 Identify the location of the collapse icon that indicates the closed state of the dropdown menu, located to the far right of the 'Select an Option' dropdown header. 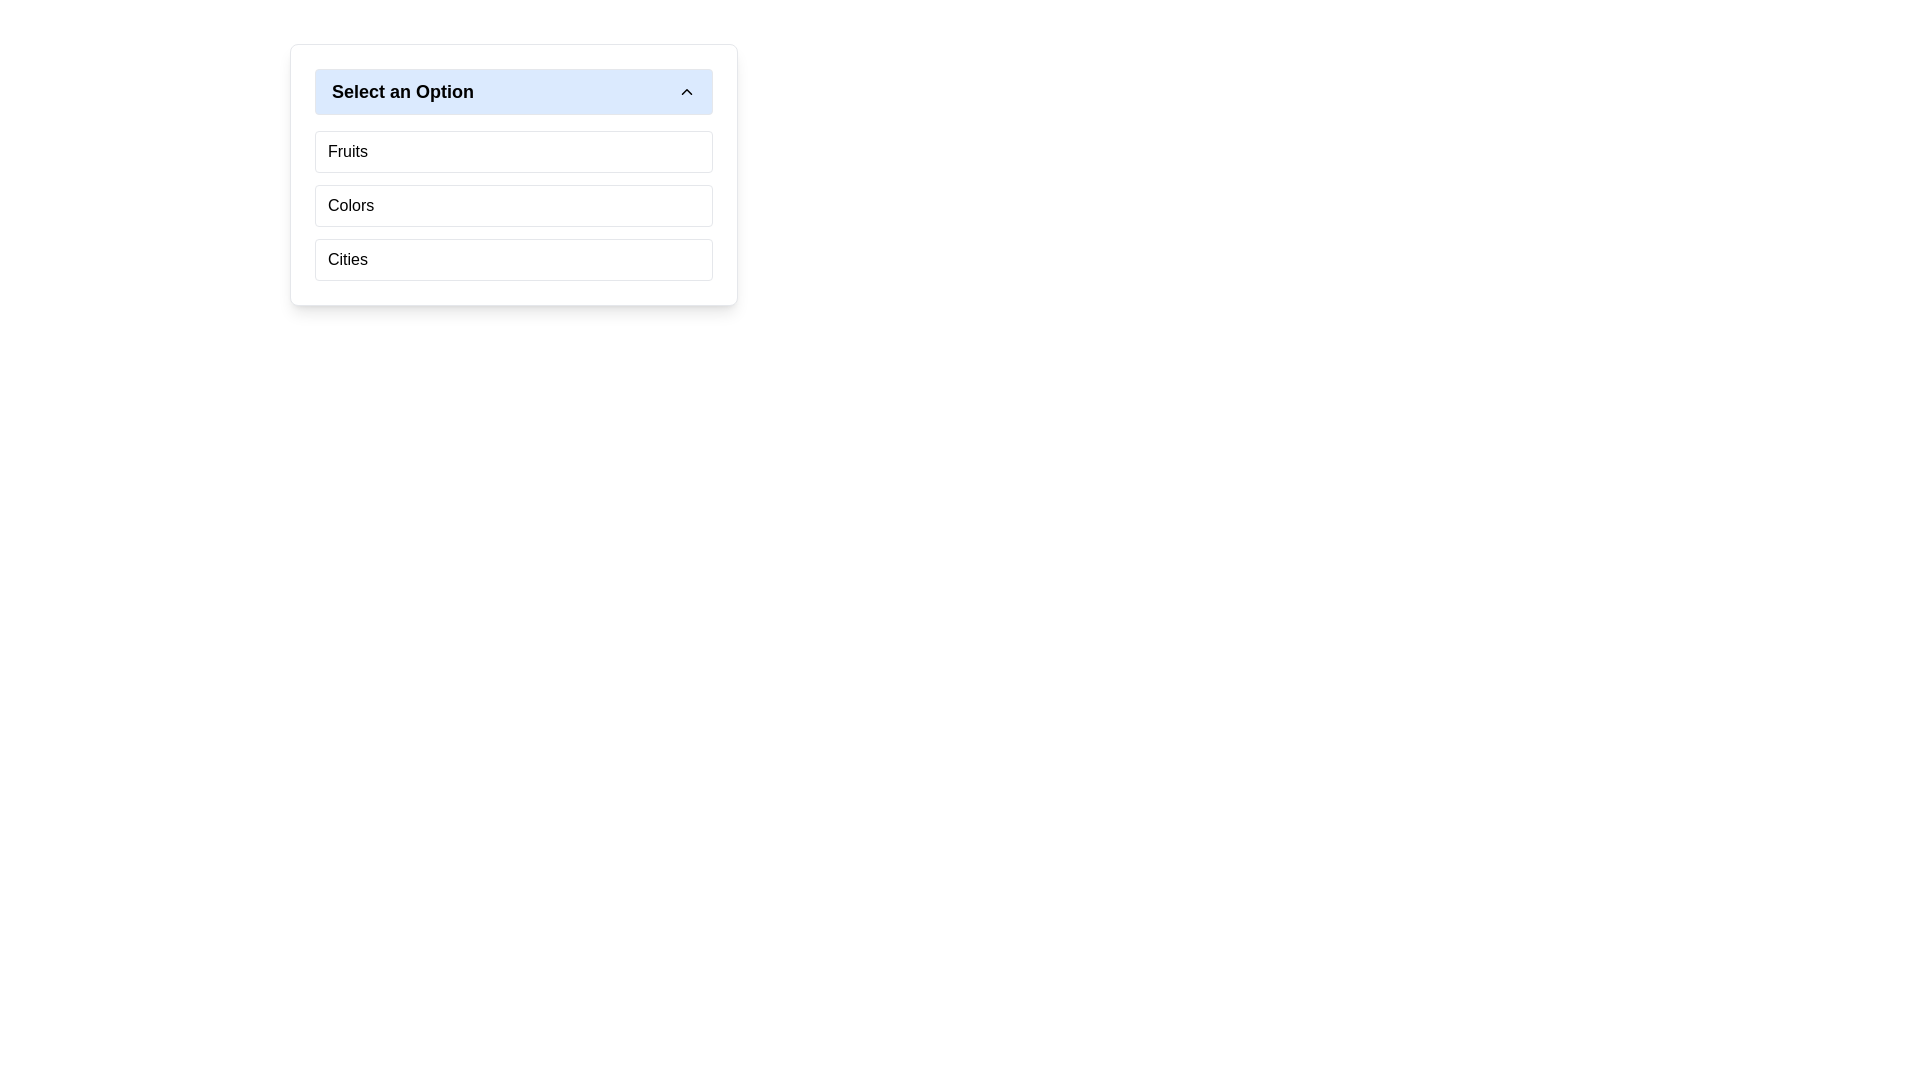
(686, 92).